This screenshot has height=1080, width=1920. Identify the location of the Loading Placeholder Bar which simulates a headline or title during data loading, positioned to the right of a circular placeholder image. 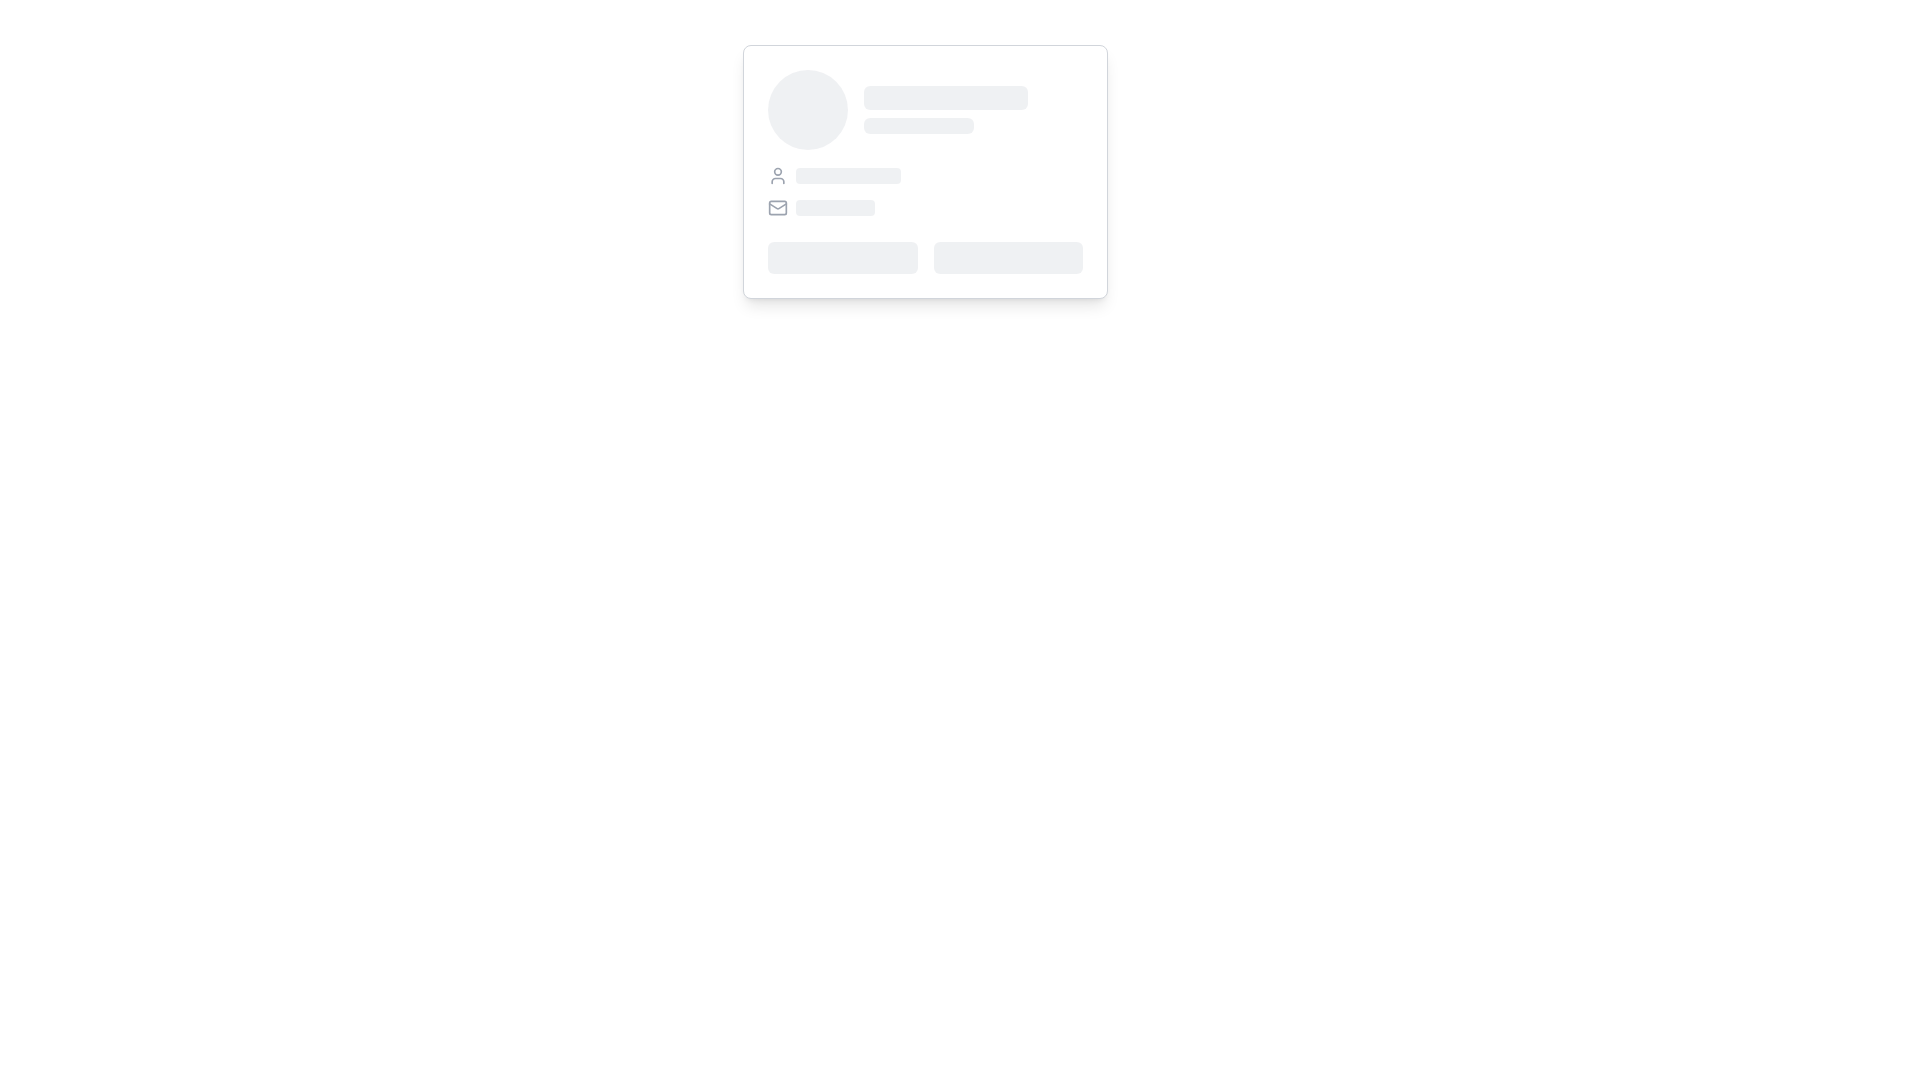
(973, 110).